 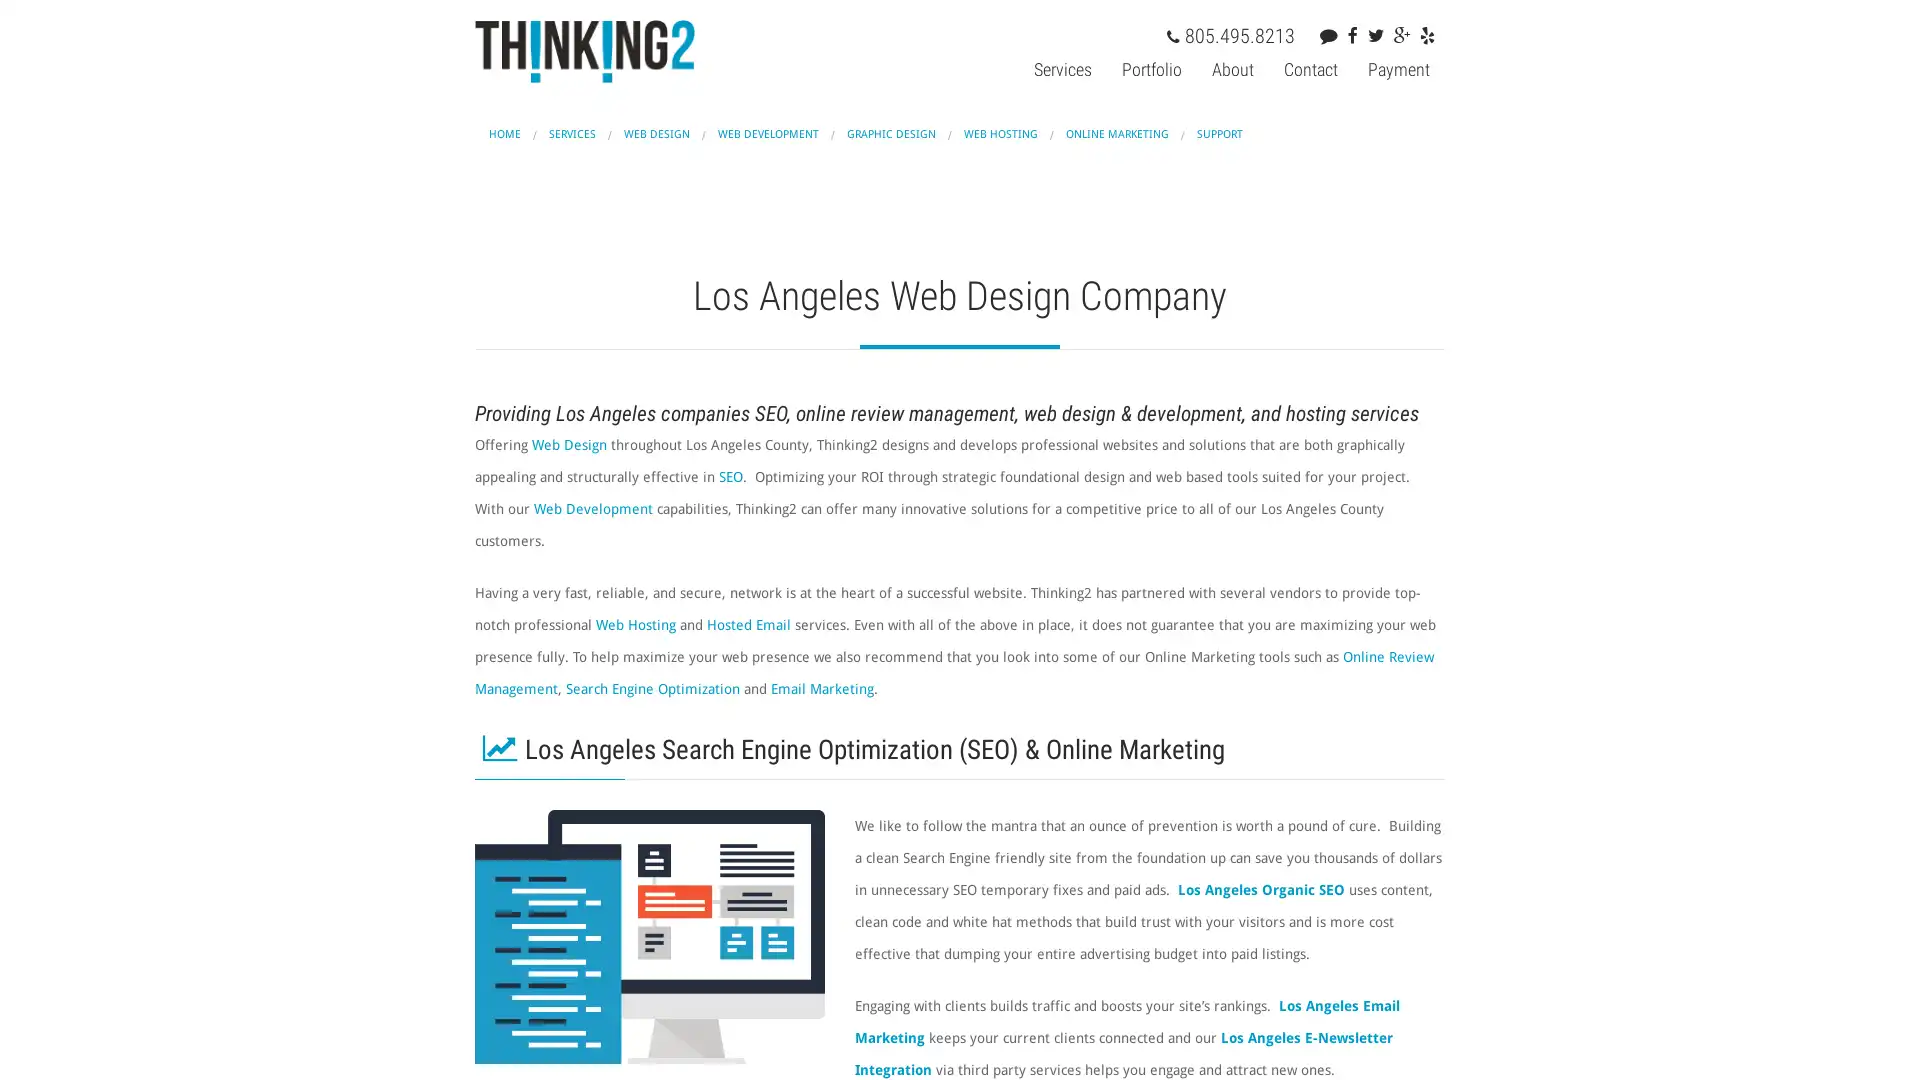 What do you see at coordinates (1152, 68) in the screenshot?
I see `Portfolio` at bounding box center [1152, 68].